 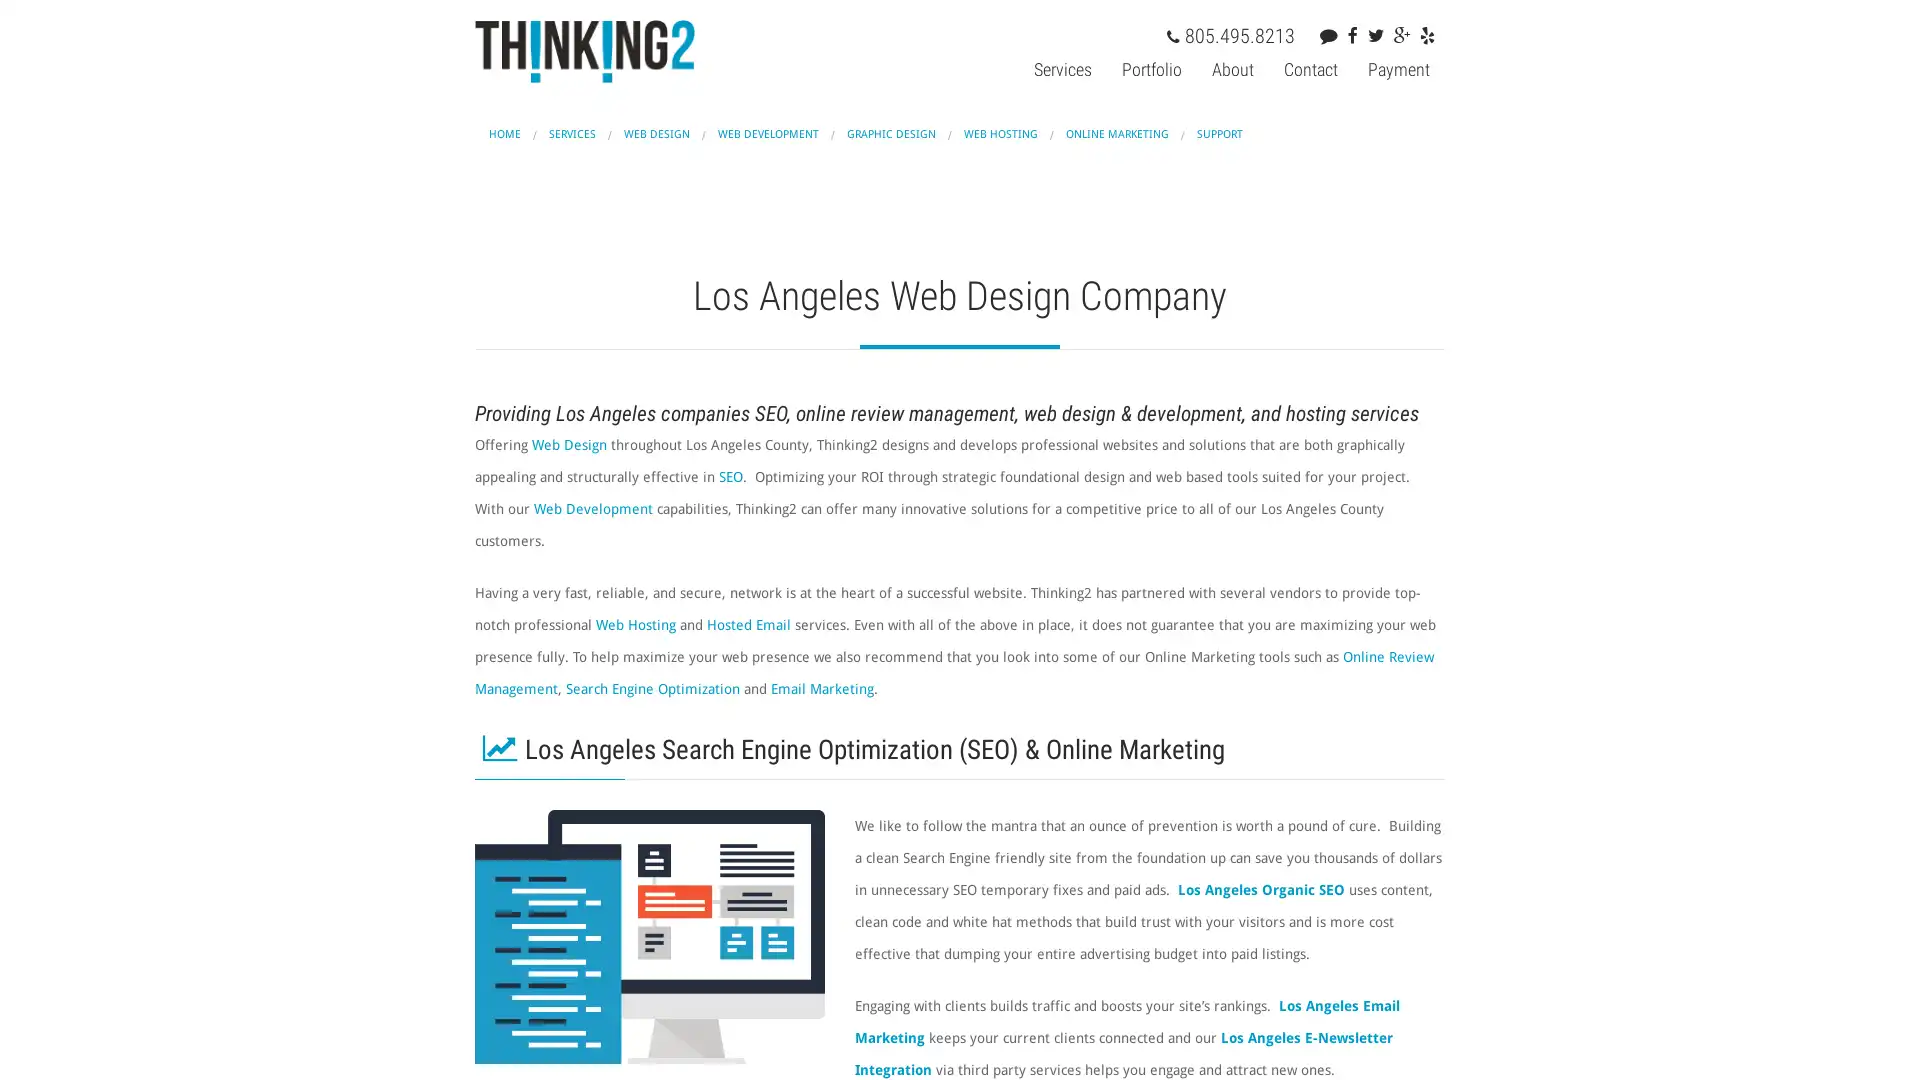 What do you see at coordinates (1152, 68) in the screenshot?
I see `Portfolio` at bounding box center [1152, 68].